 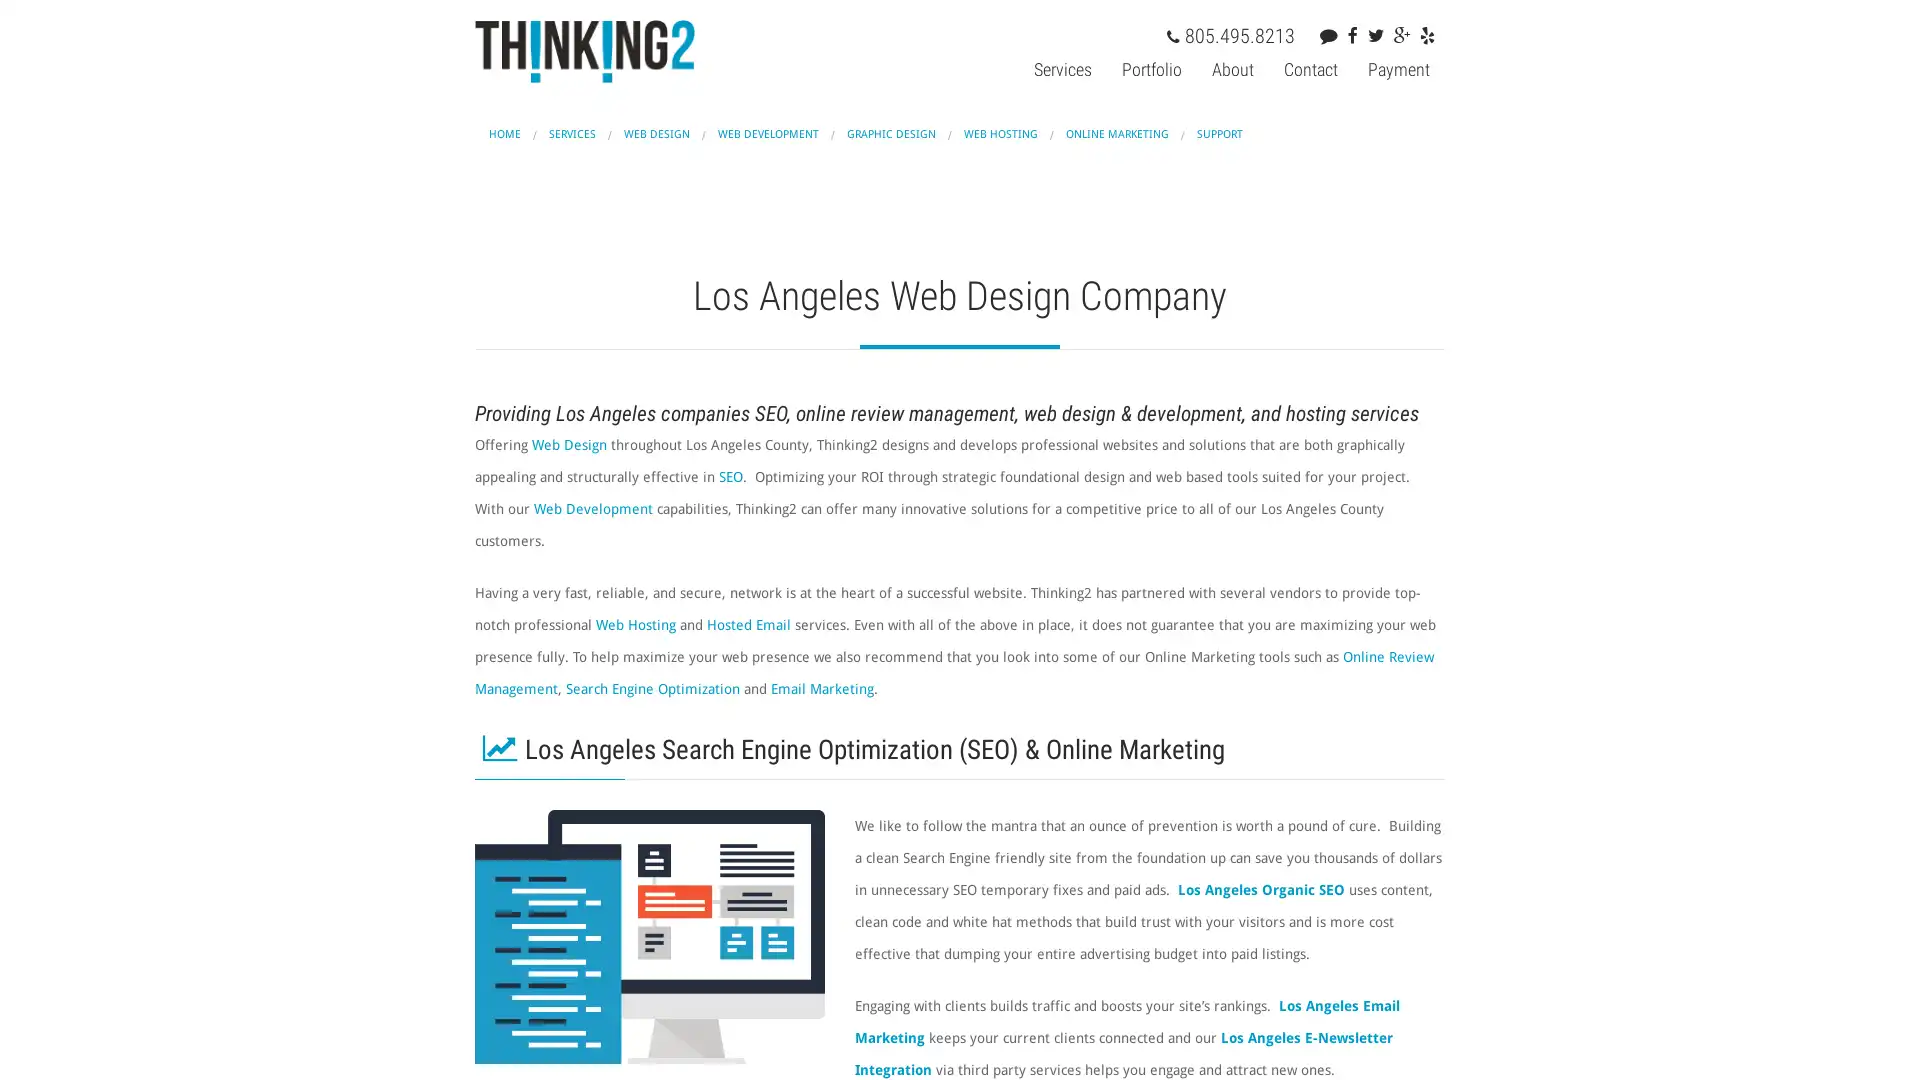 What do you see at coordinates (1152, 68) in the screenshot?
I see `Portfolio` at bounding box center [1152, 68].